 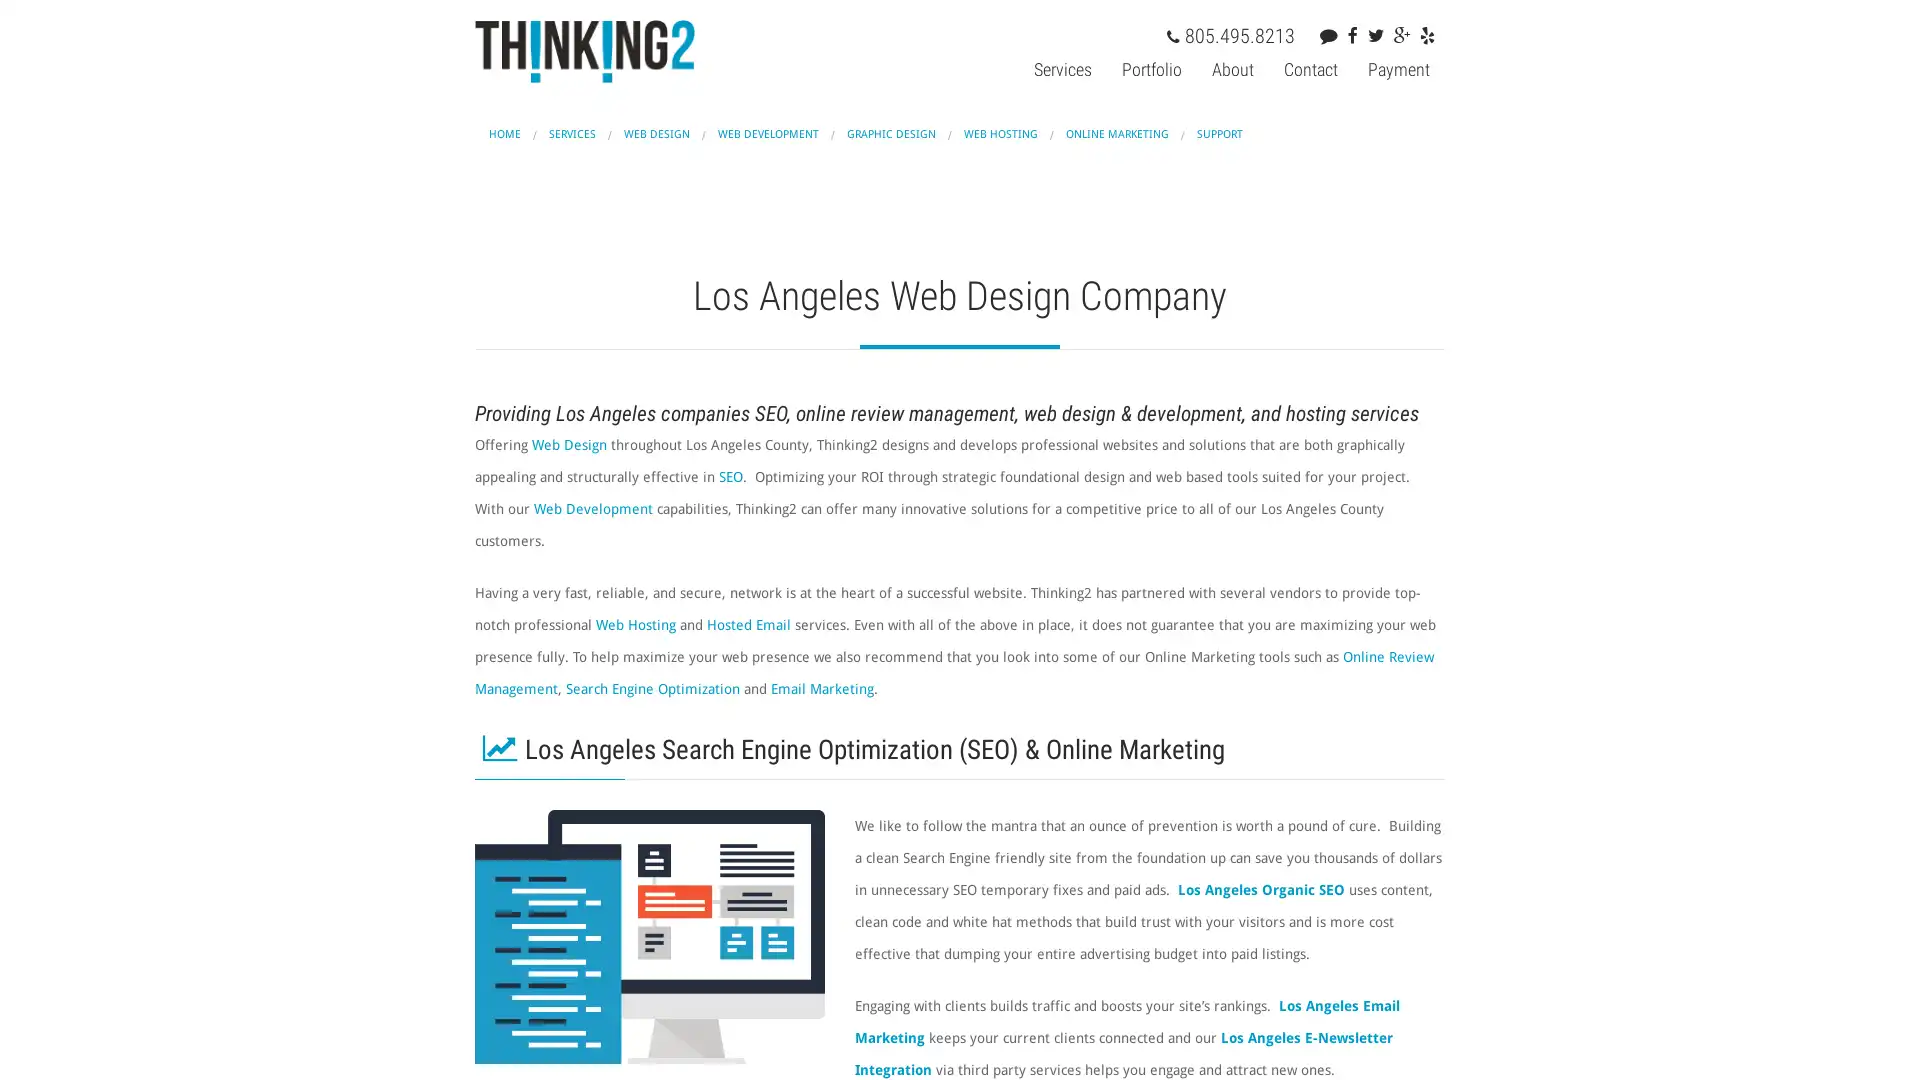 What do you see at coordinates (1152, 68) in the screenshot?
I see `Portfolio` at bounding box center [1152, 68].